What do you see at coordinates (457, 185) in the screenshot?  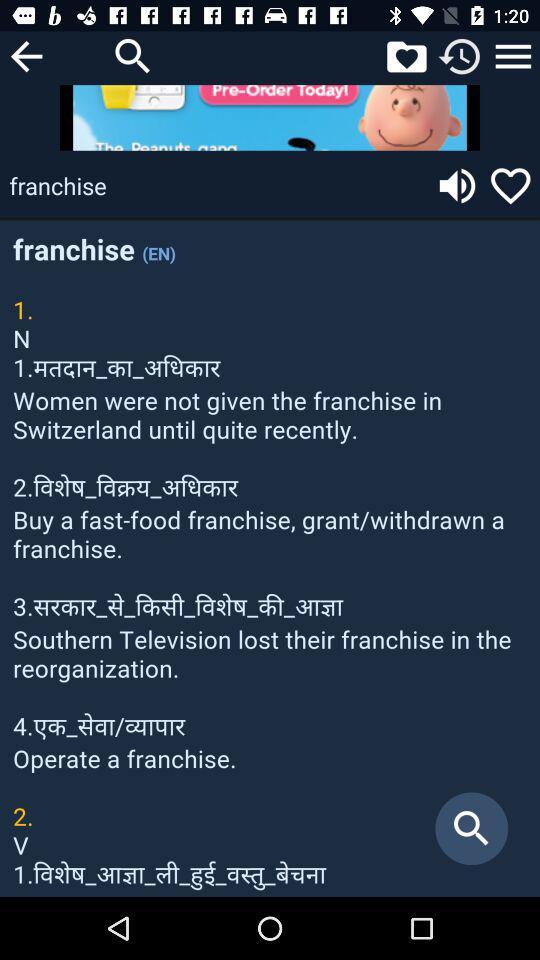 I see `volume` at bounding box center [457, 185].